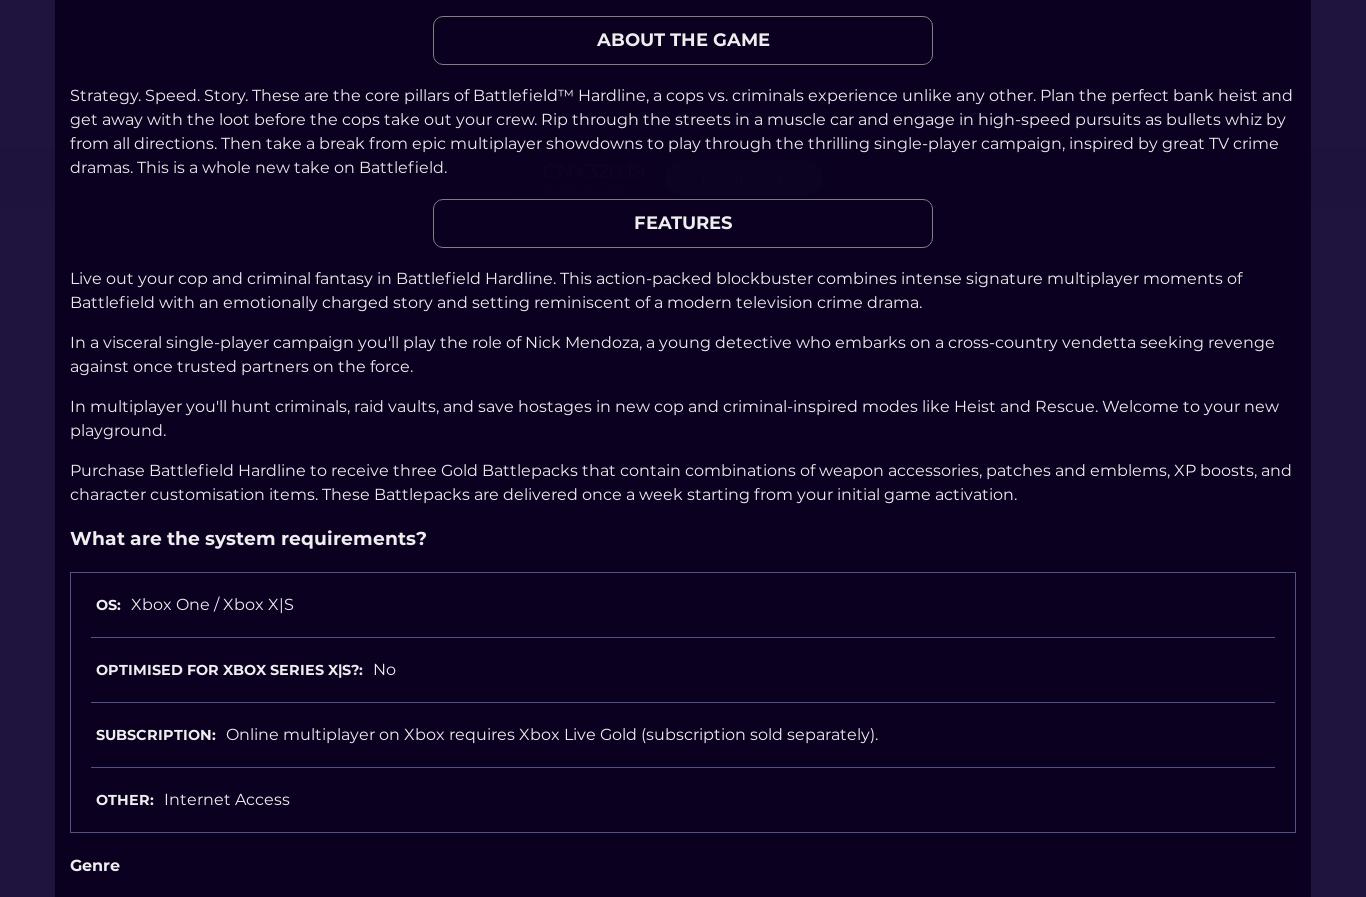  What do you see at coordinates (679, 481) in the screenshot?
I see `'Purchase Battlefield Hardline to receive three Gold Battlepacks that contain combinations of weapon accessories, patches and emblems, XP boosts, and character customisation items. These Battlepacks are delivered once a week starting from your initial game activation.'` at bounding box center [679, 481].